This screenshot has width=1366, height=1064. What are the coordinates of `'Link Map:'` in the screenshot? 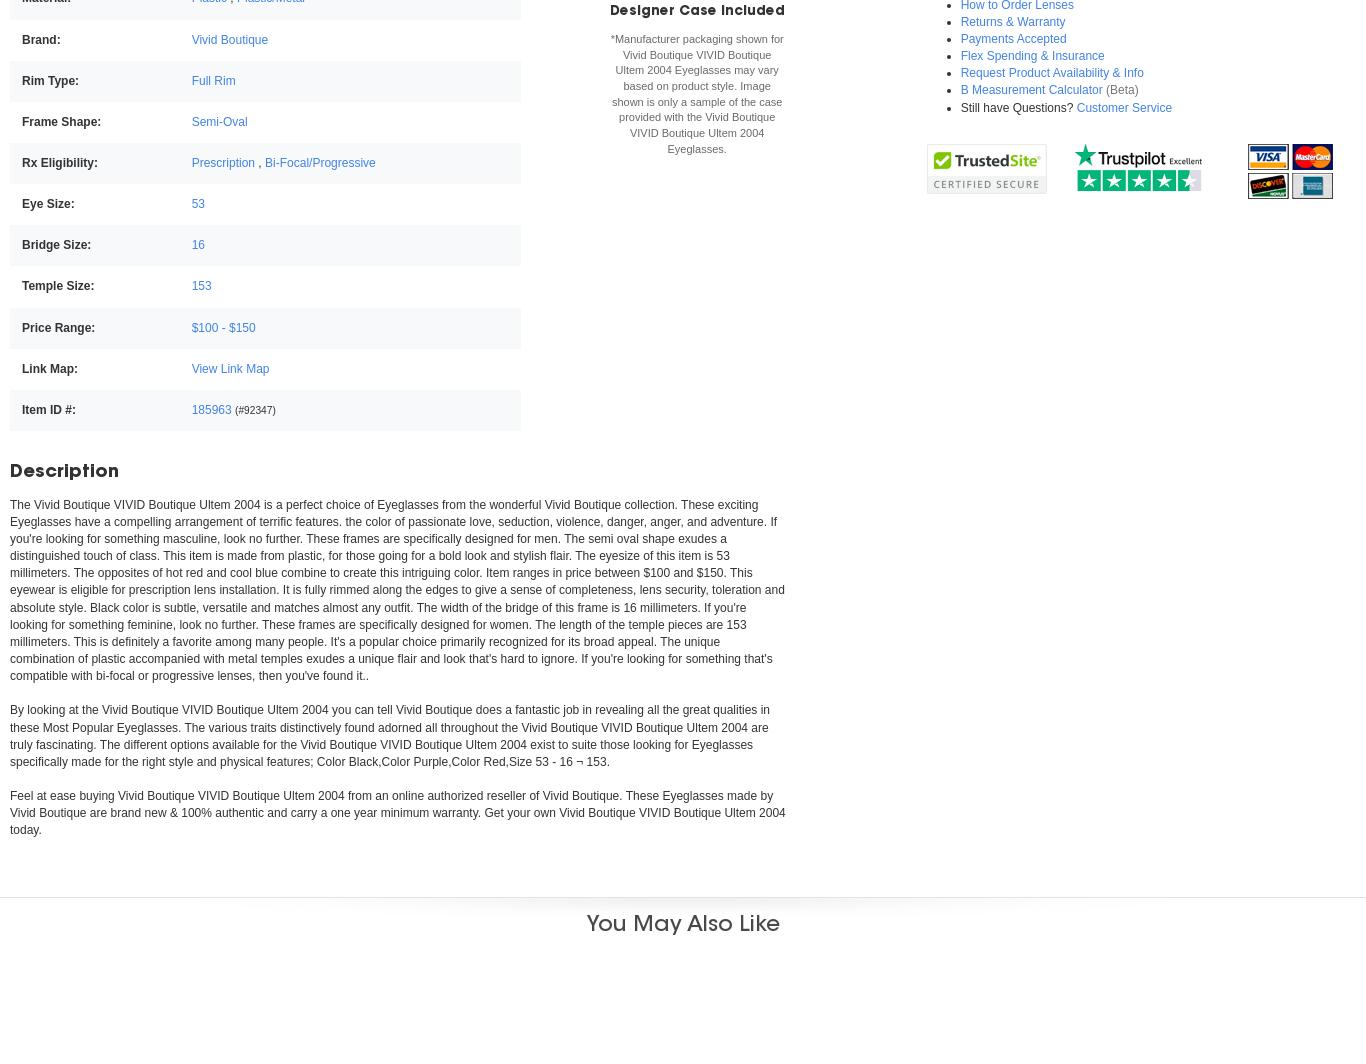 It's located at (49, 368).